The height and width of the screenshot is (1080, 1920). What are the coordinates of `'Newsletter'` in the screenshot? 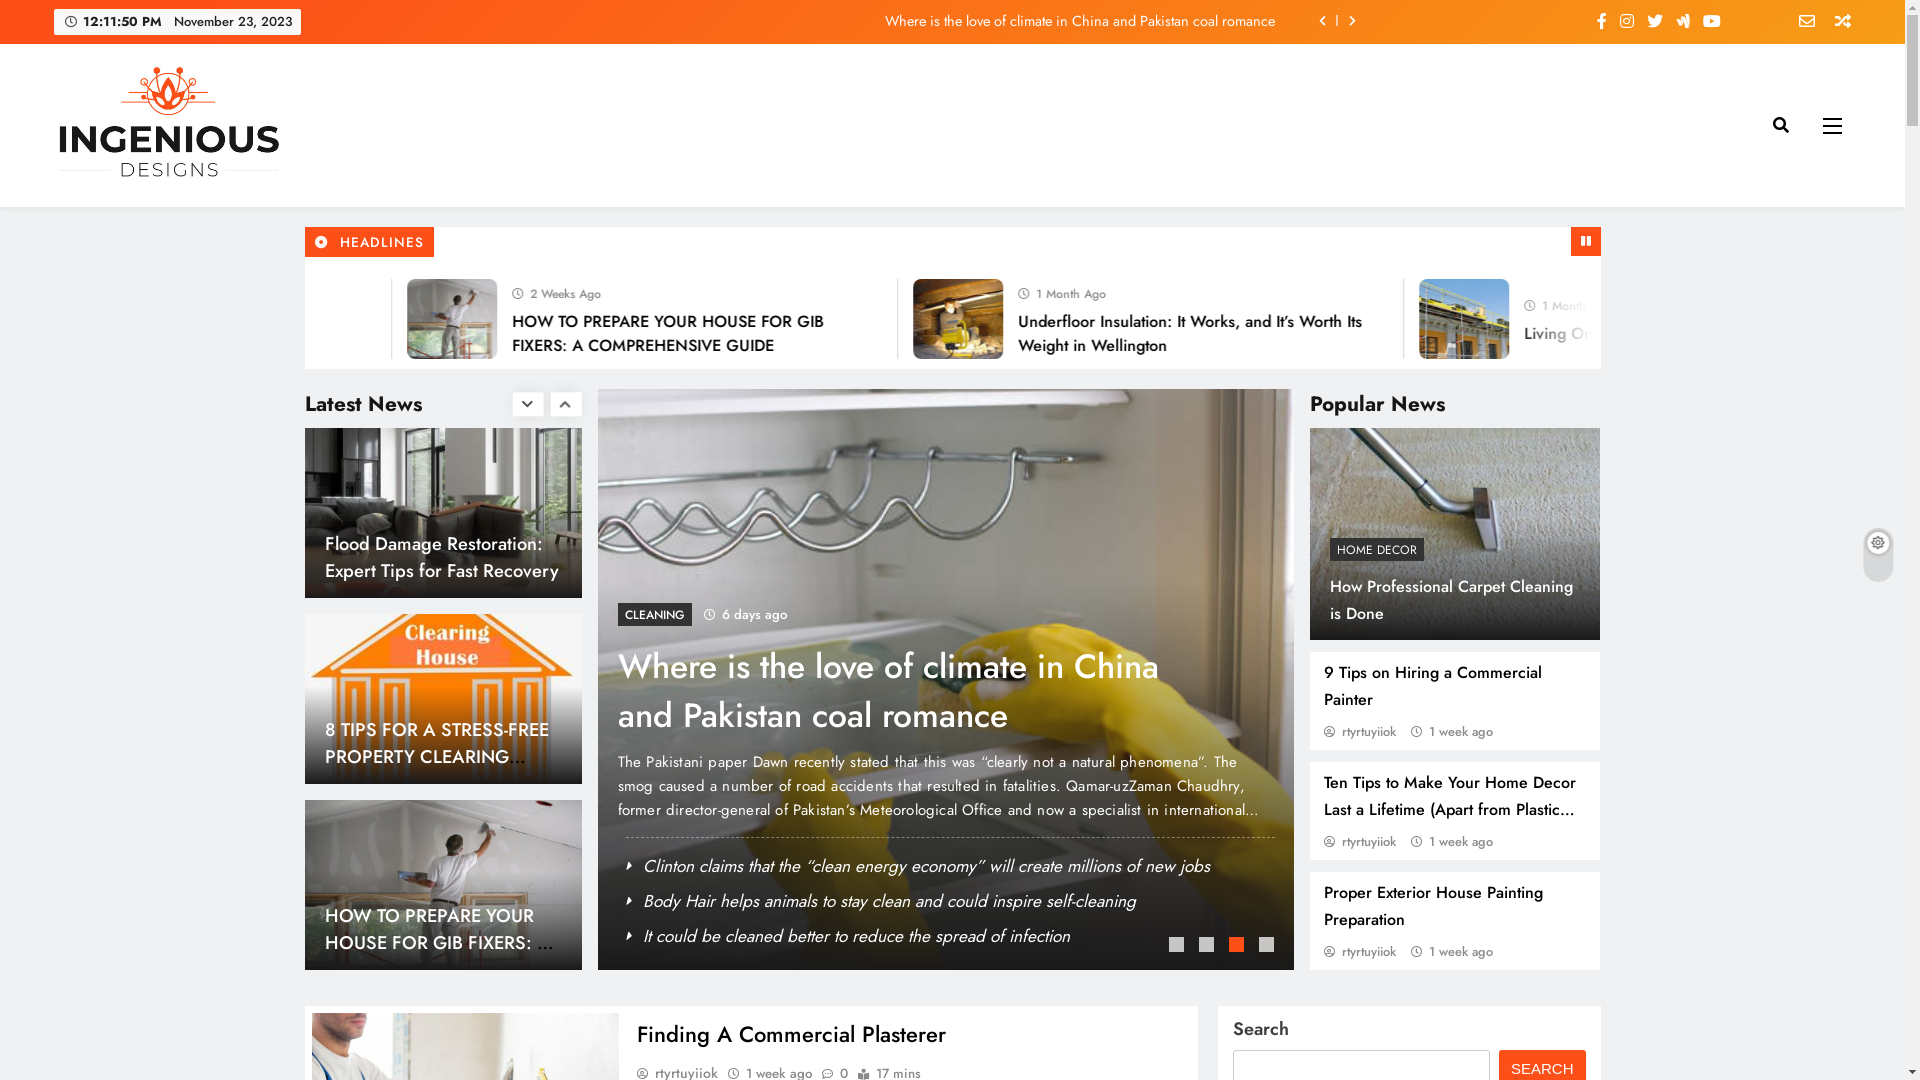 It's located at (1799, 22).